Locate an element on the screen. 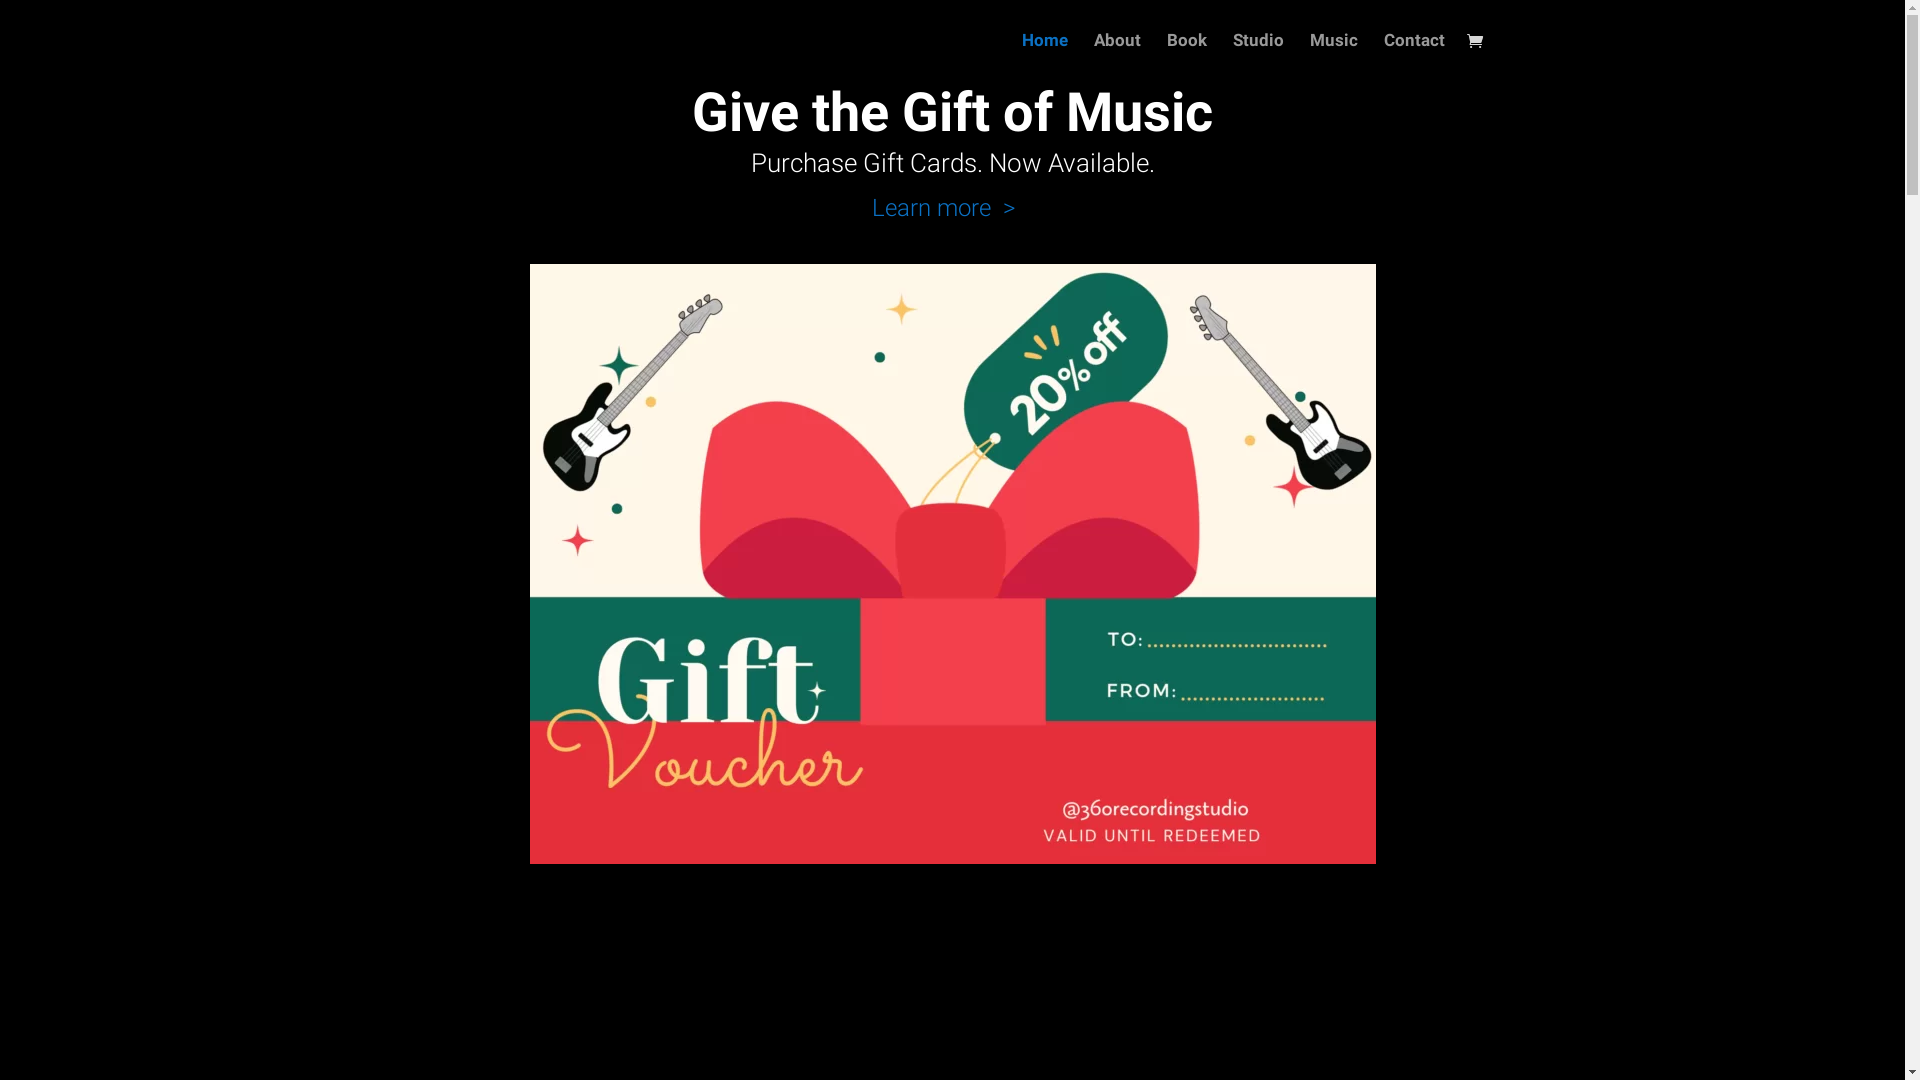 This screenshot has width=1920, height=1080. 'Contact' is located at coordinates (1413, 55).